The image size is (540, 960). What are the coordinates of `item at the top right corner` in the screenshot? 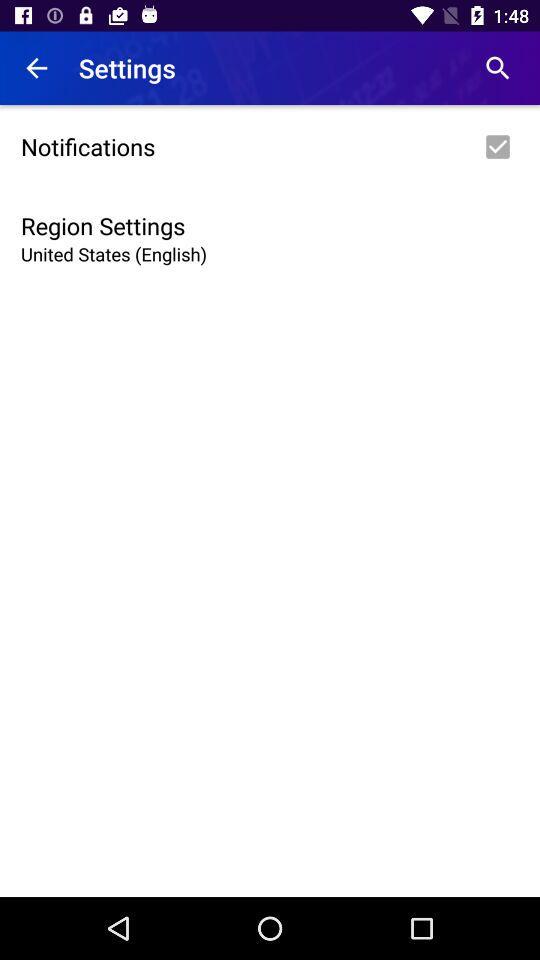 It's located at (496, 68).